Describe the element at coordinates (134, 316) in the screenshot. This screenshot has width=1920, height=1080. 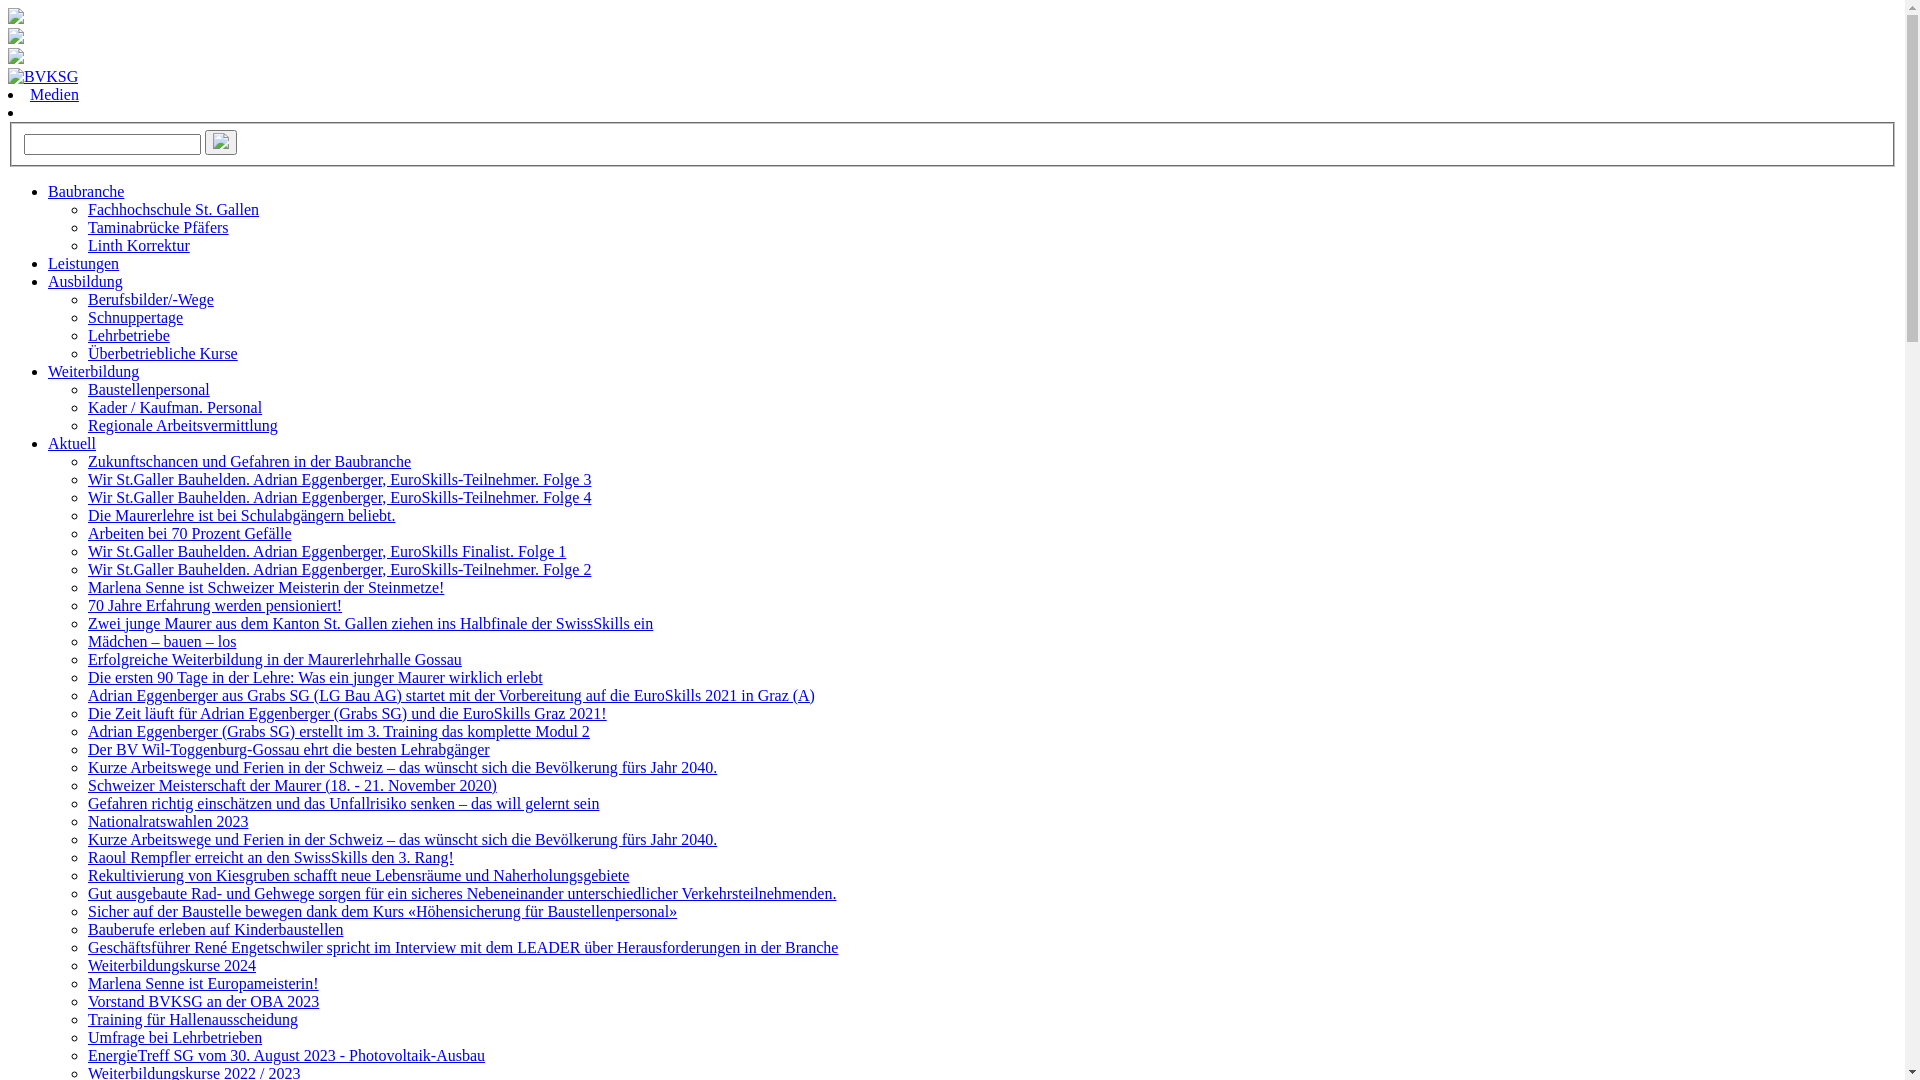
I see `'Schnuppertage'` at that location.